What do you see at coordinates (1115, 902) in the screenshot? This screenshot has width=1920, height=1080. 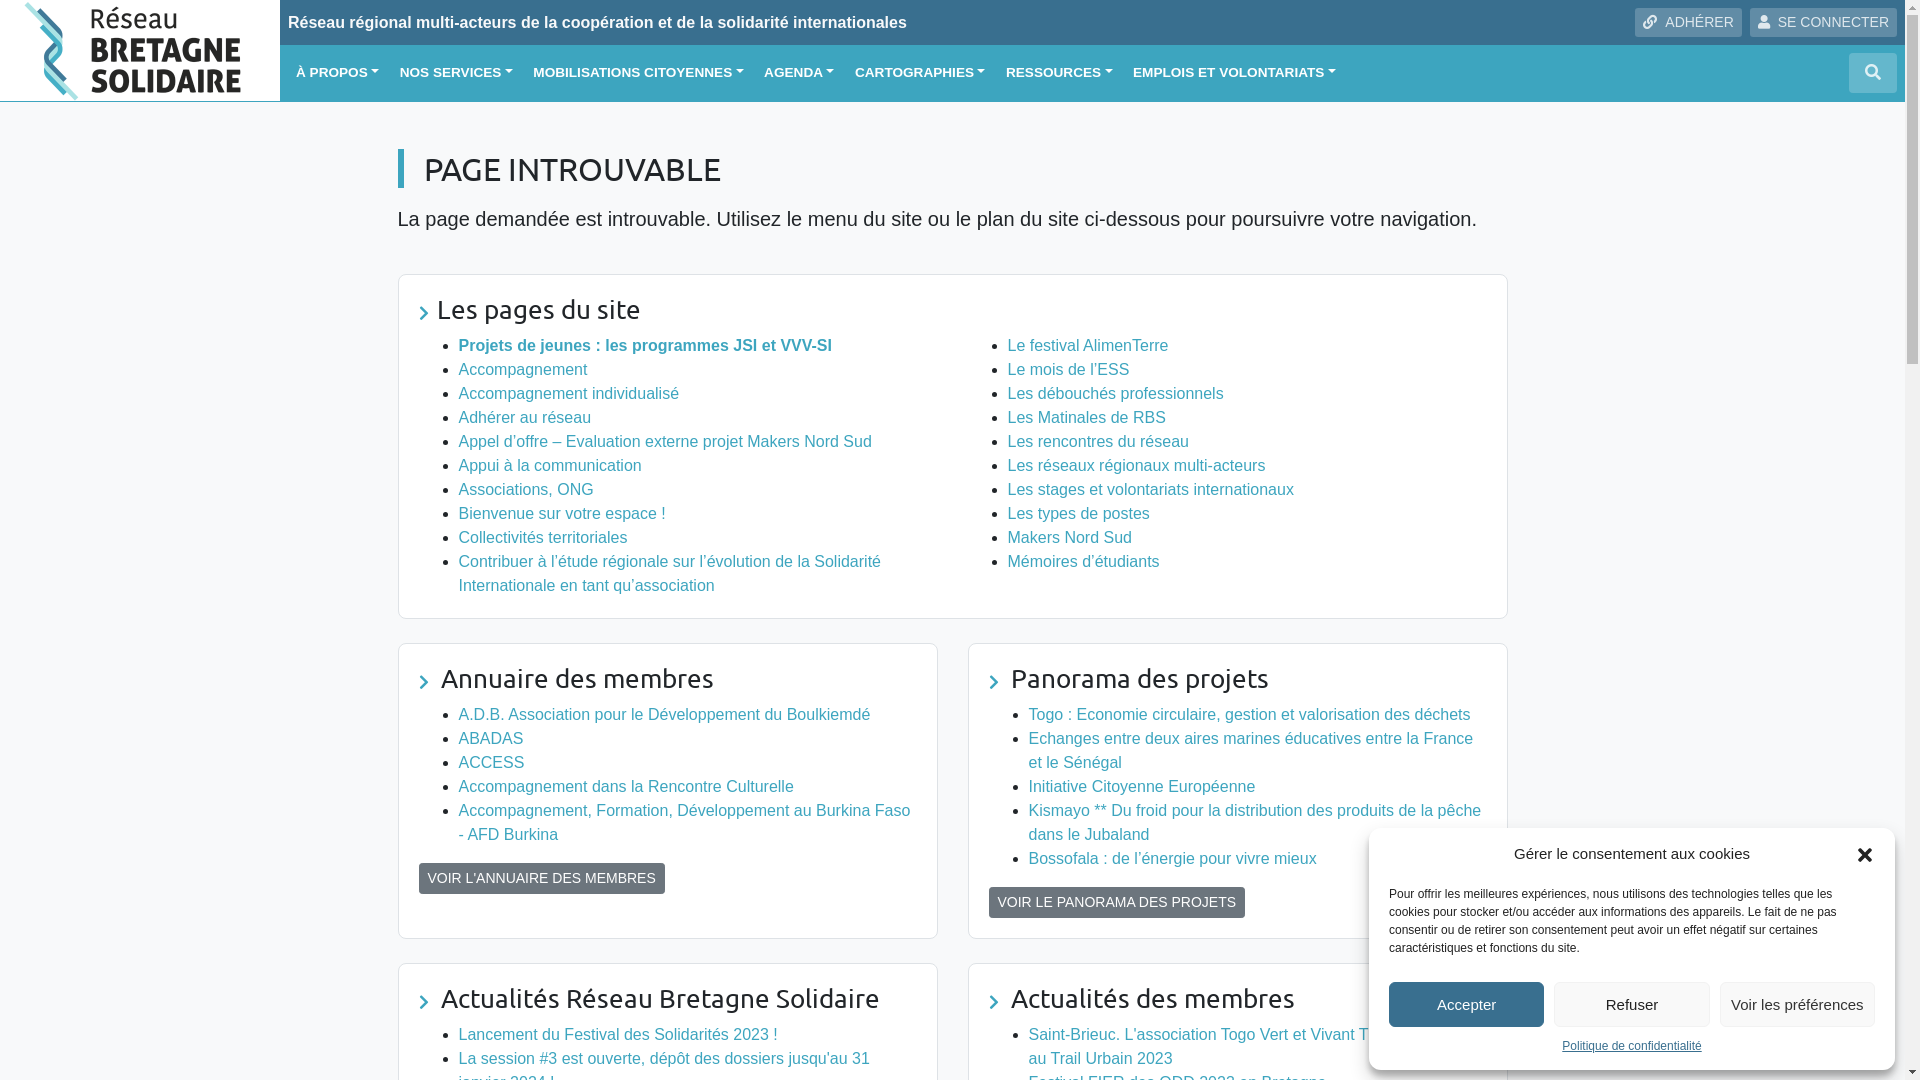 I see `'VOIR LE PANORAMA DES PROJETS'` at bounding box center [1115, 902].